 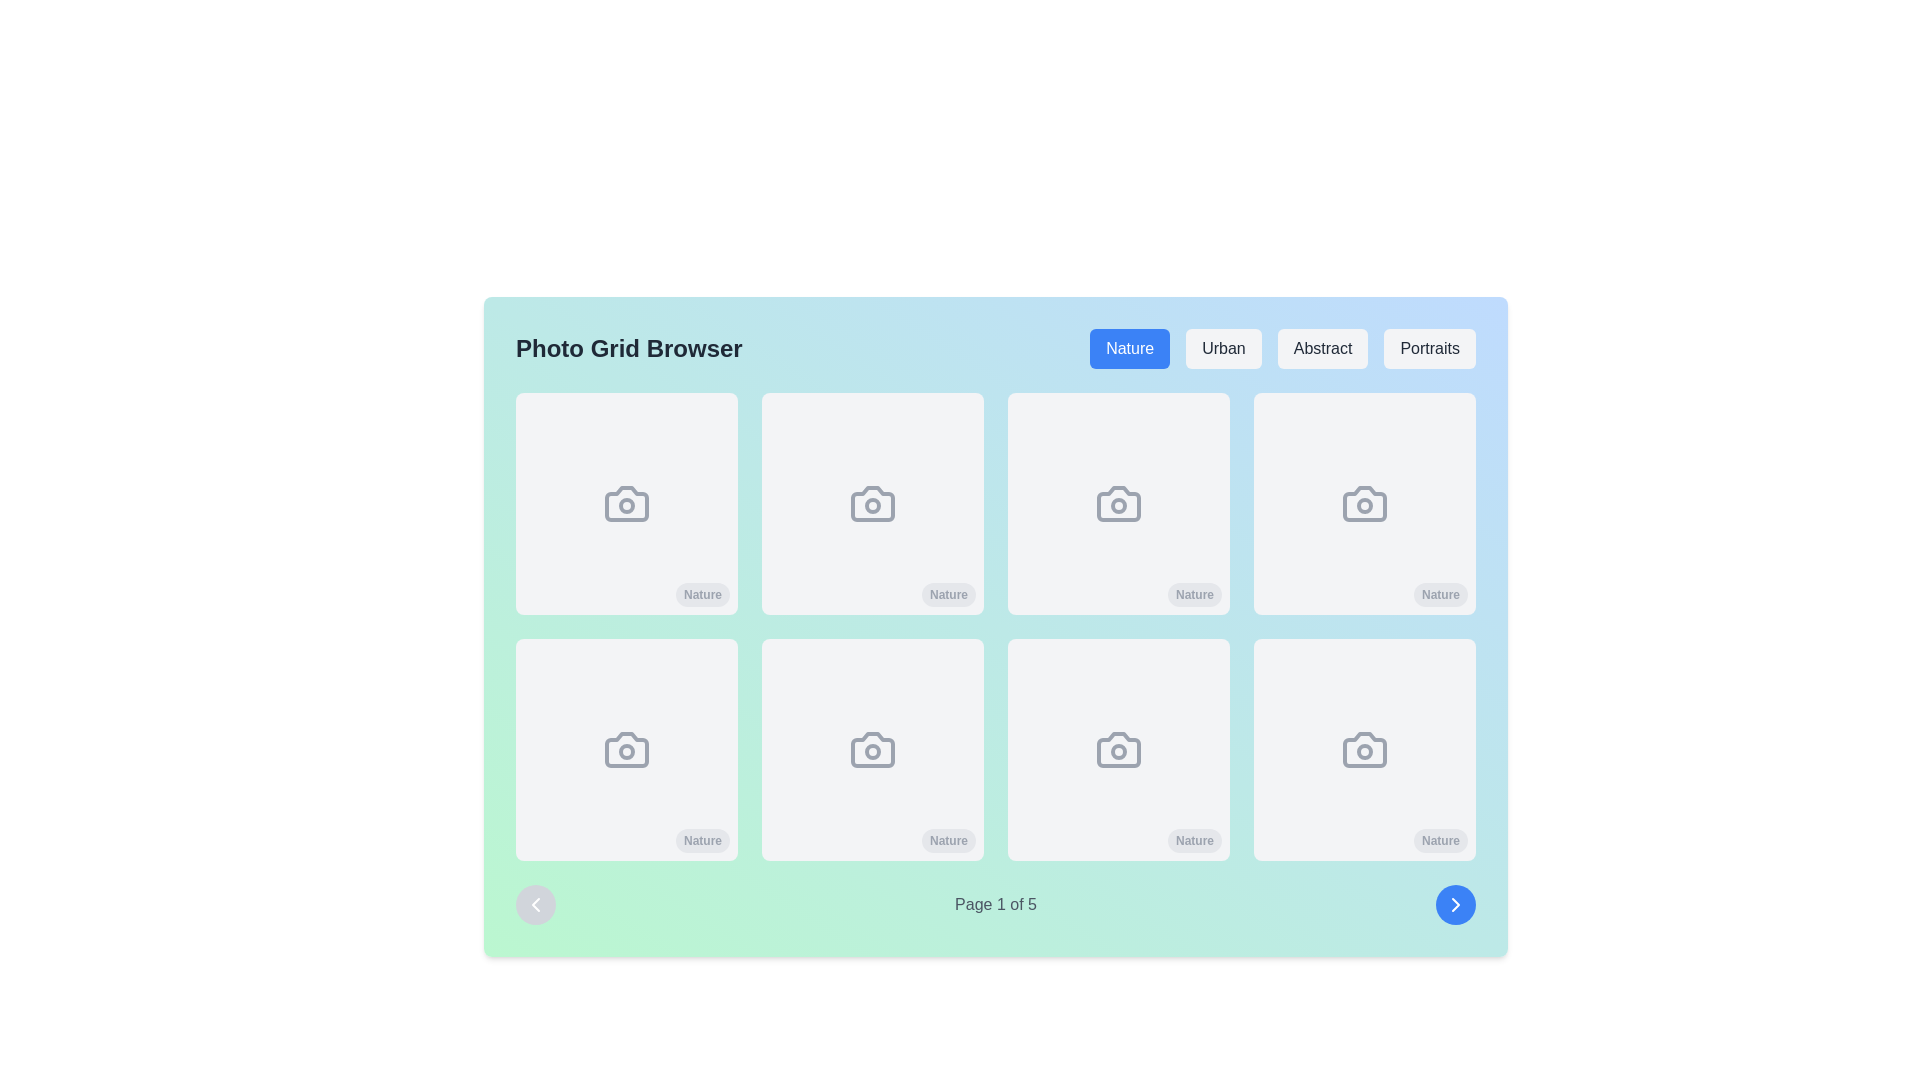 What do you see at coordinates (1117, 503) in the screenshot?
I see `the Image grid cell with label in the 'Nature' category, located in the second row and third column of the grid layout` at bounding box center [1117, 503].